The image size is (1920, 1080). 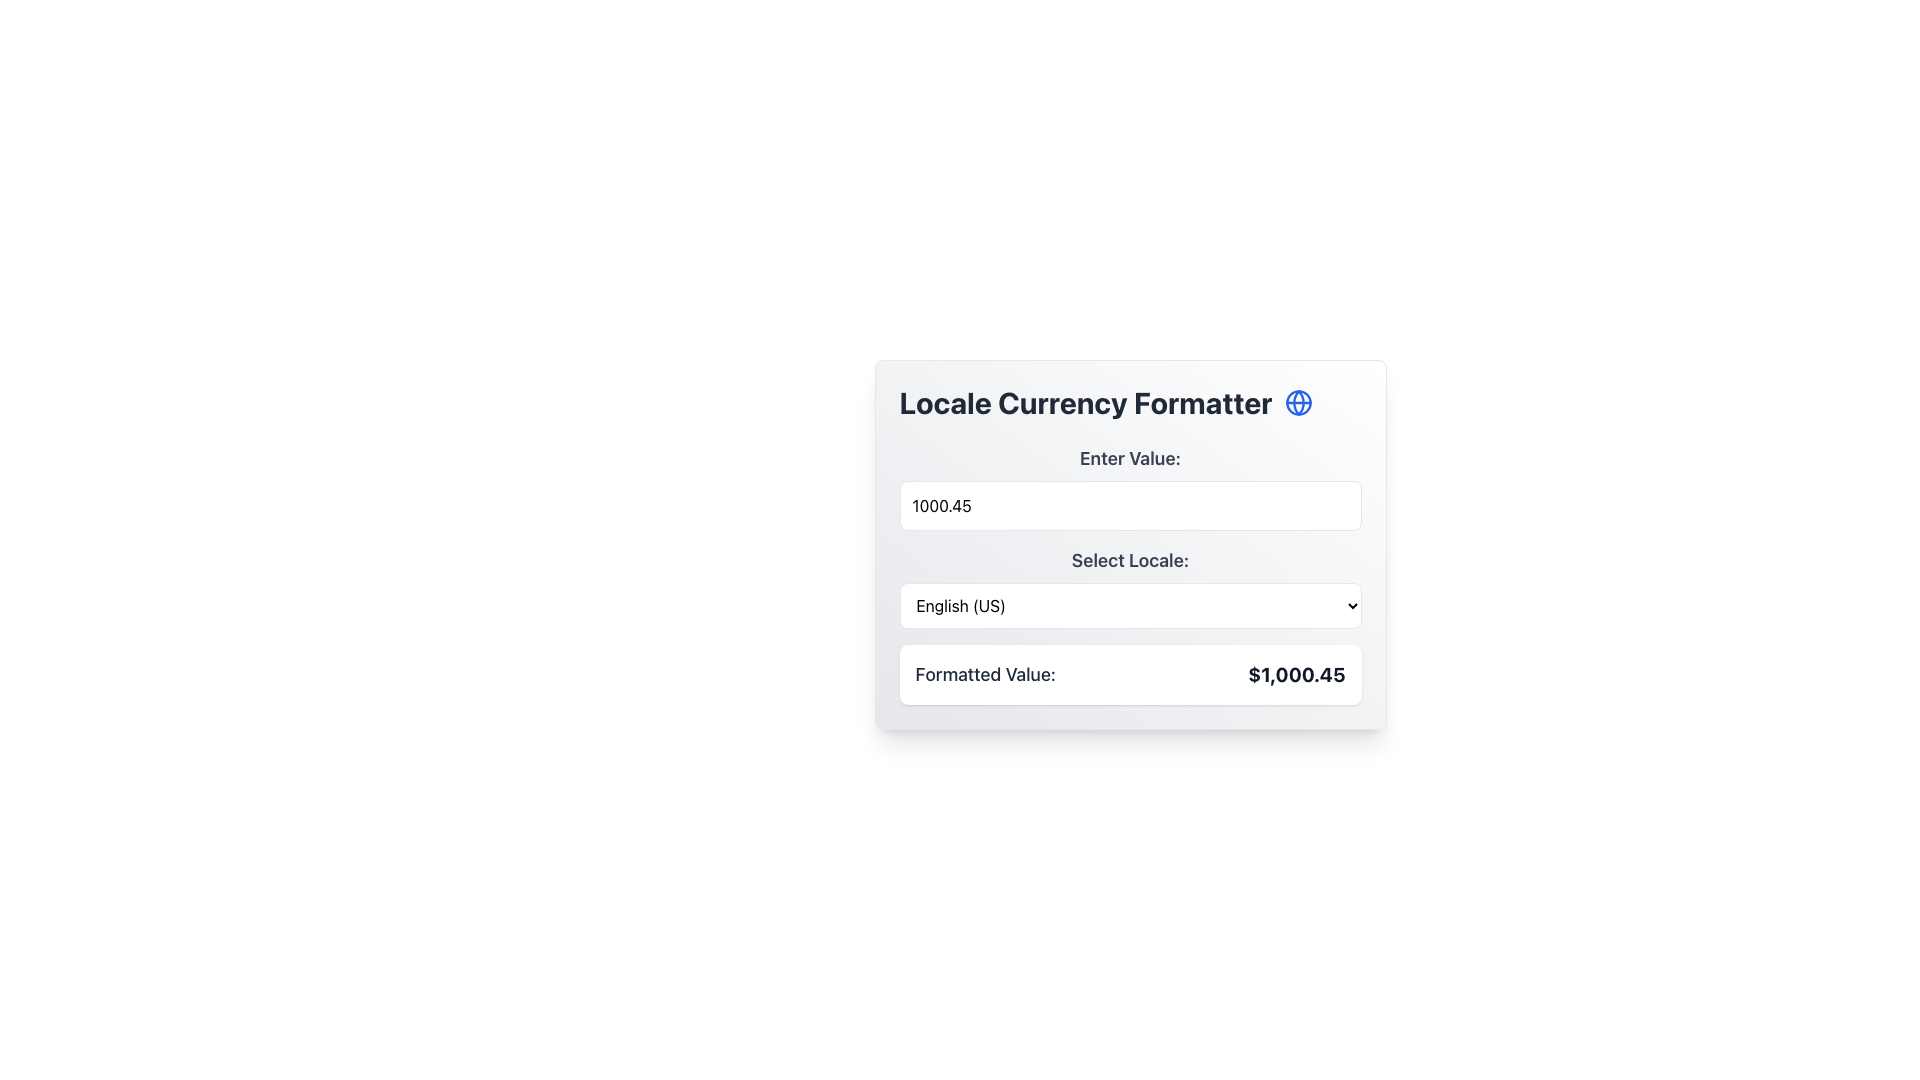 I want to click on the text label displaying 'Enter Value:' which is a bold, medium-sized dark gray text at the top-center of the section, so click(x=1130, y=459).